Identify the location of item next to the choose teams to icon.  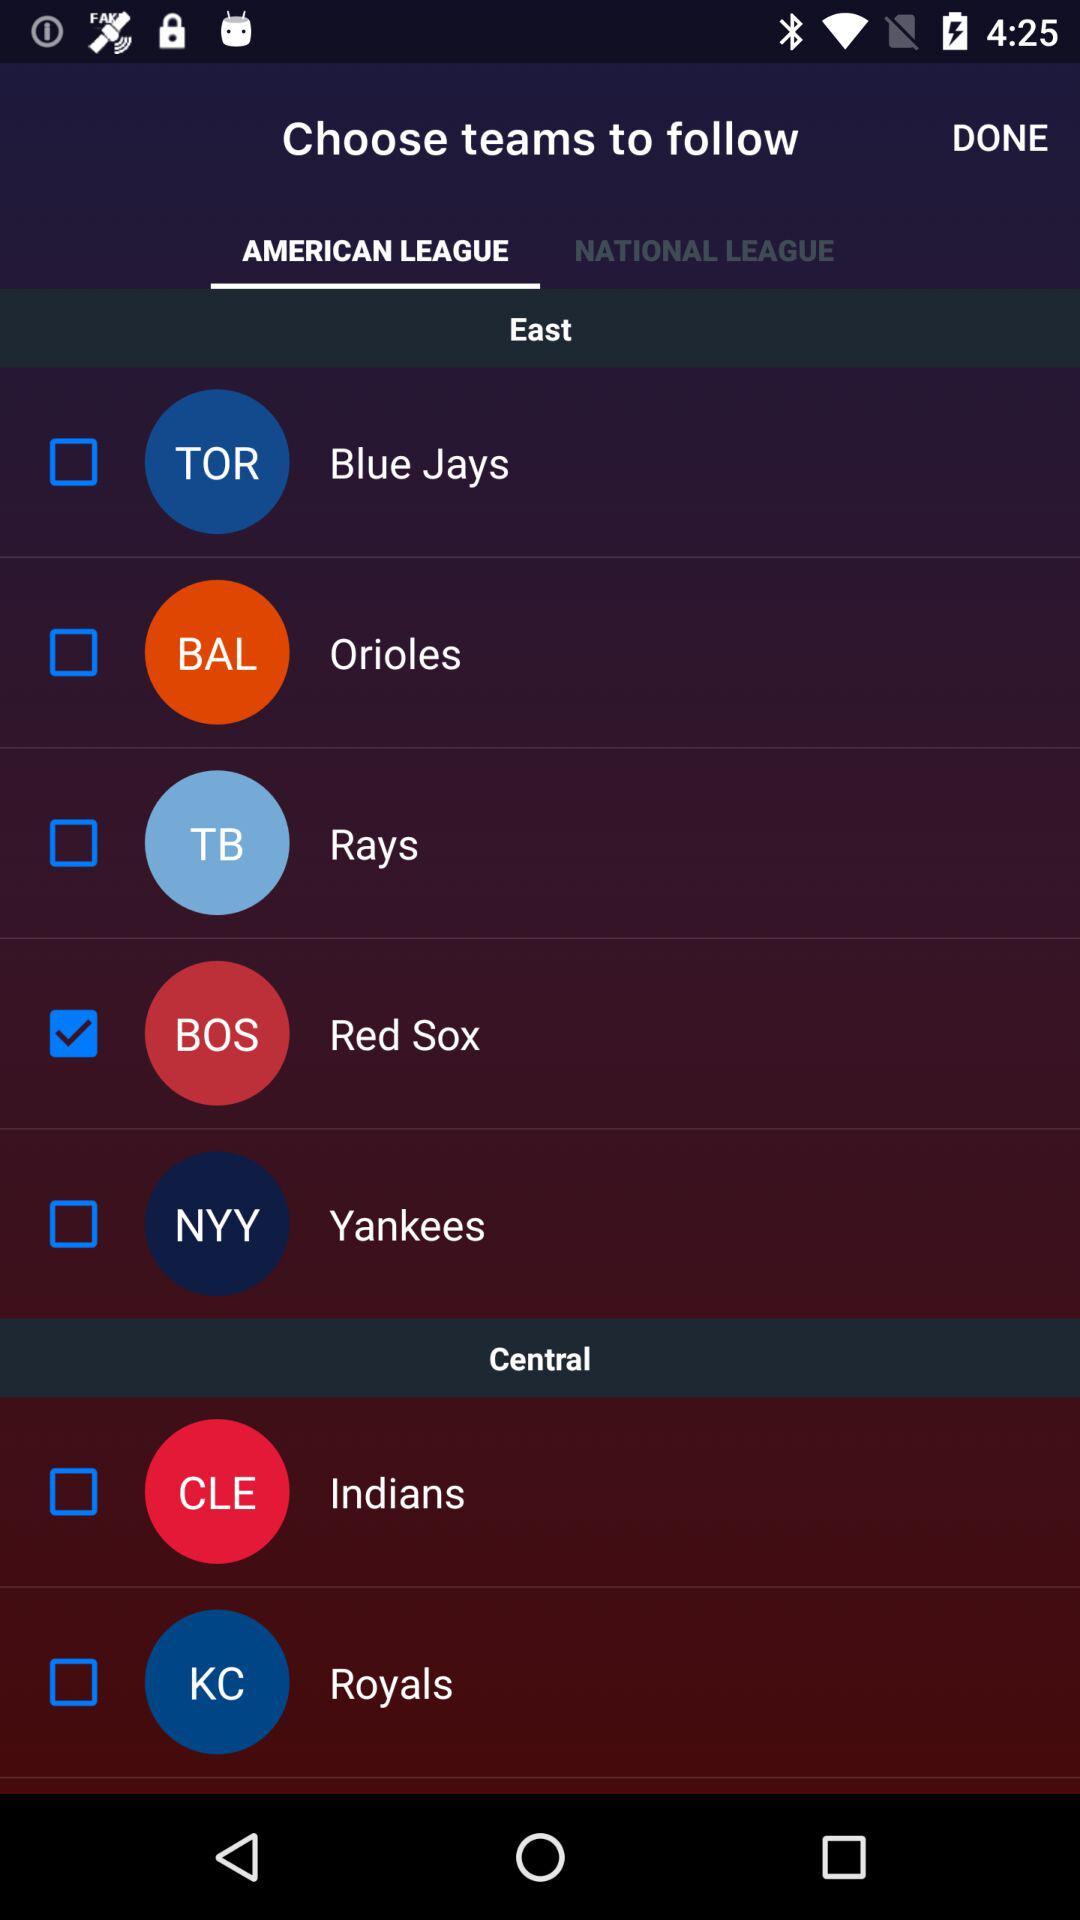
(1000, 135).